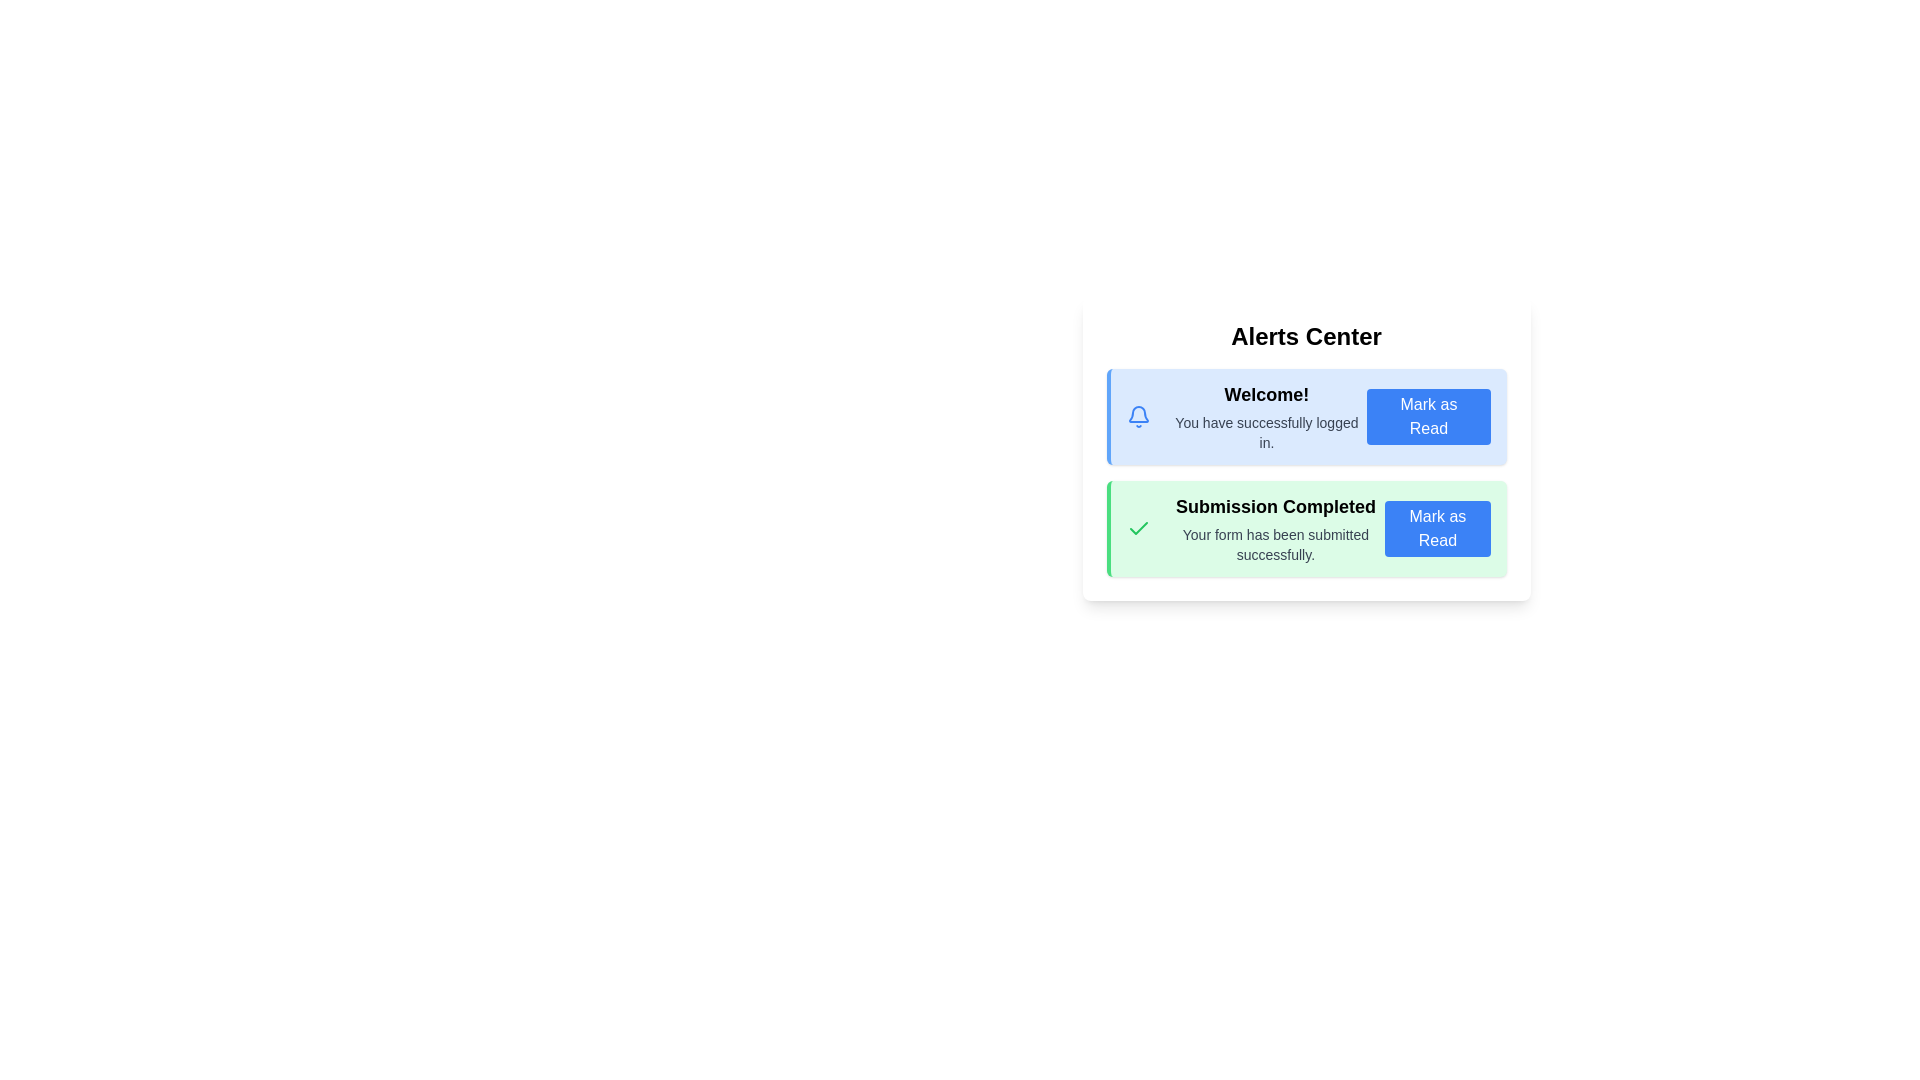 The width and height of the screenshot is (1920, 1080). Describe the element at coordinates (1308, 527) in the screenshot. I see `the green check mark icon of the second notification in the Alerts Center section for visual confirmation` at that location.